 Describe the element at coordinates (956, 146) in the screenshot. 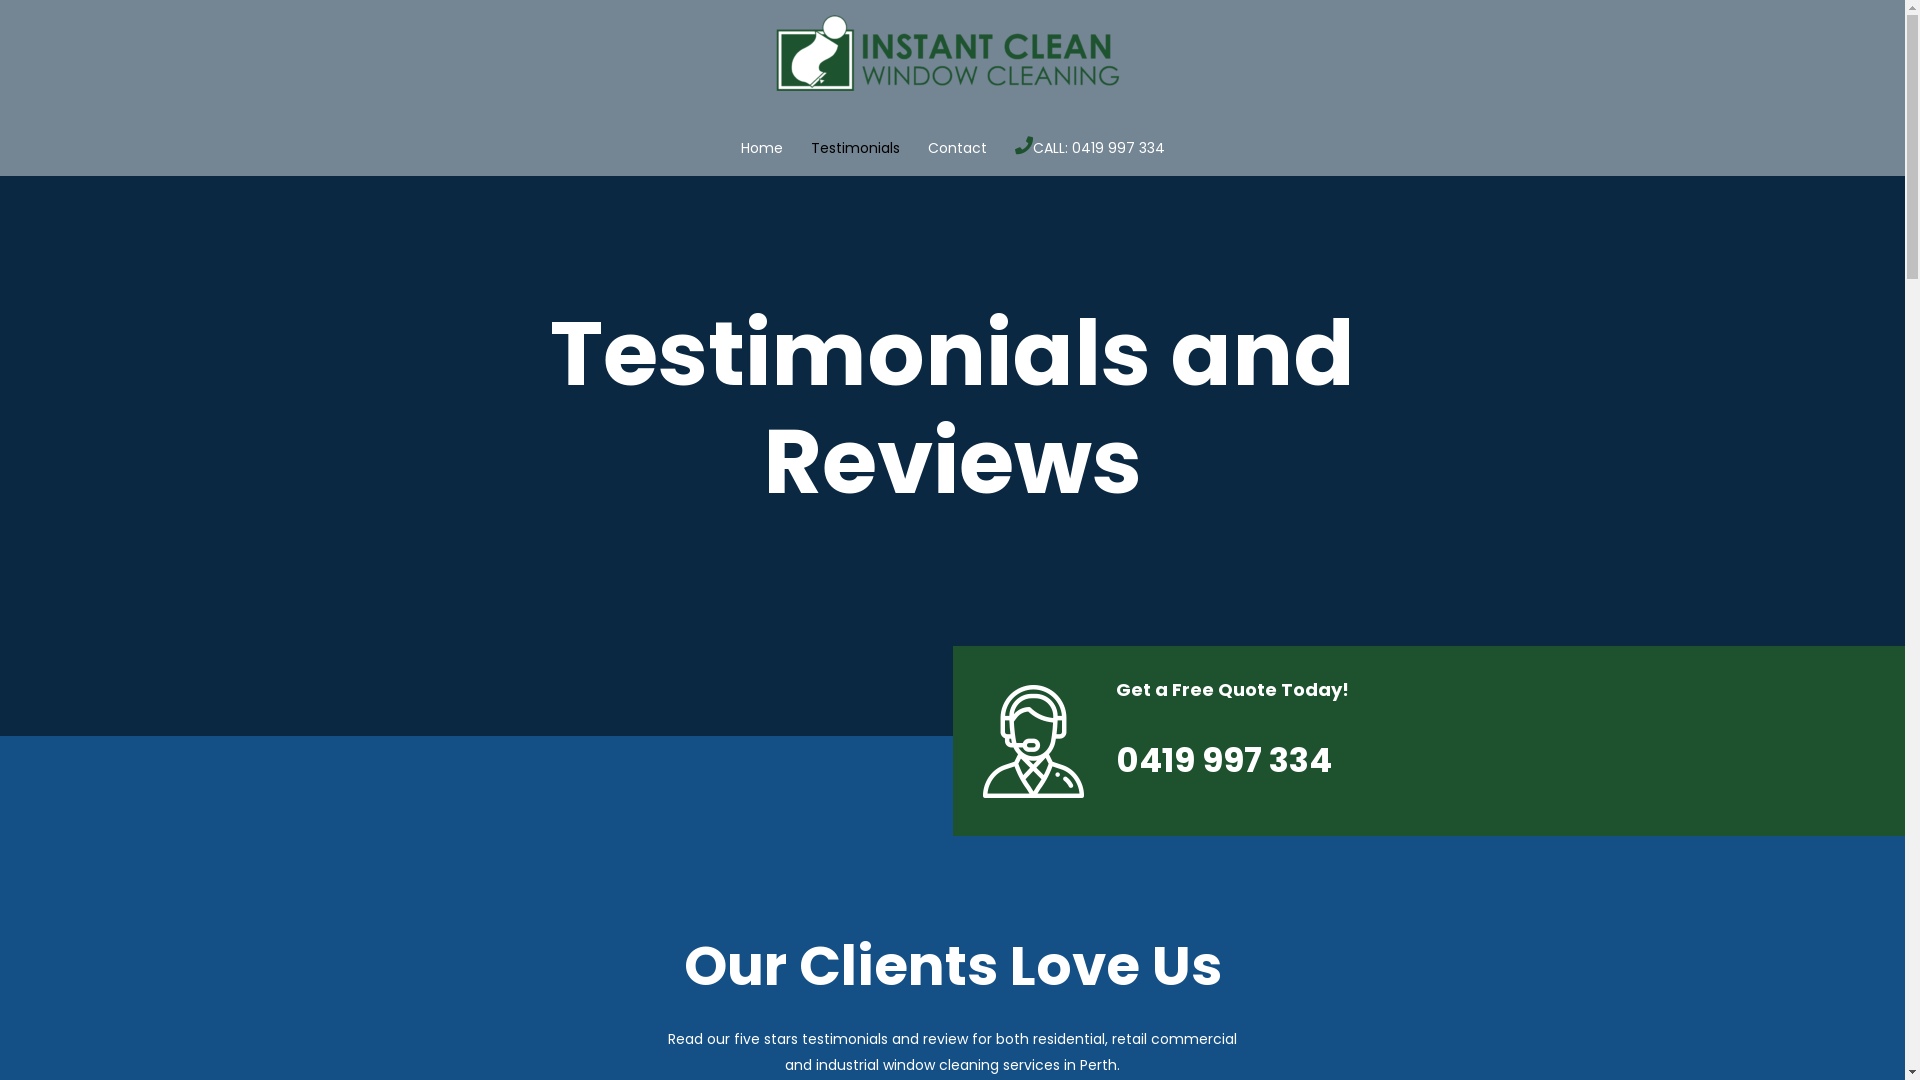

I see `'Contact'` at that location.